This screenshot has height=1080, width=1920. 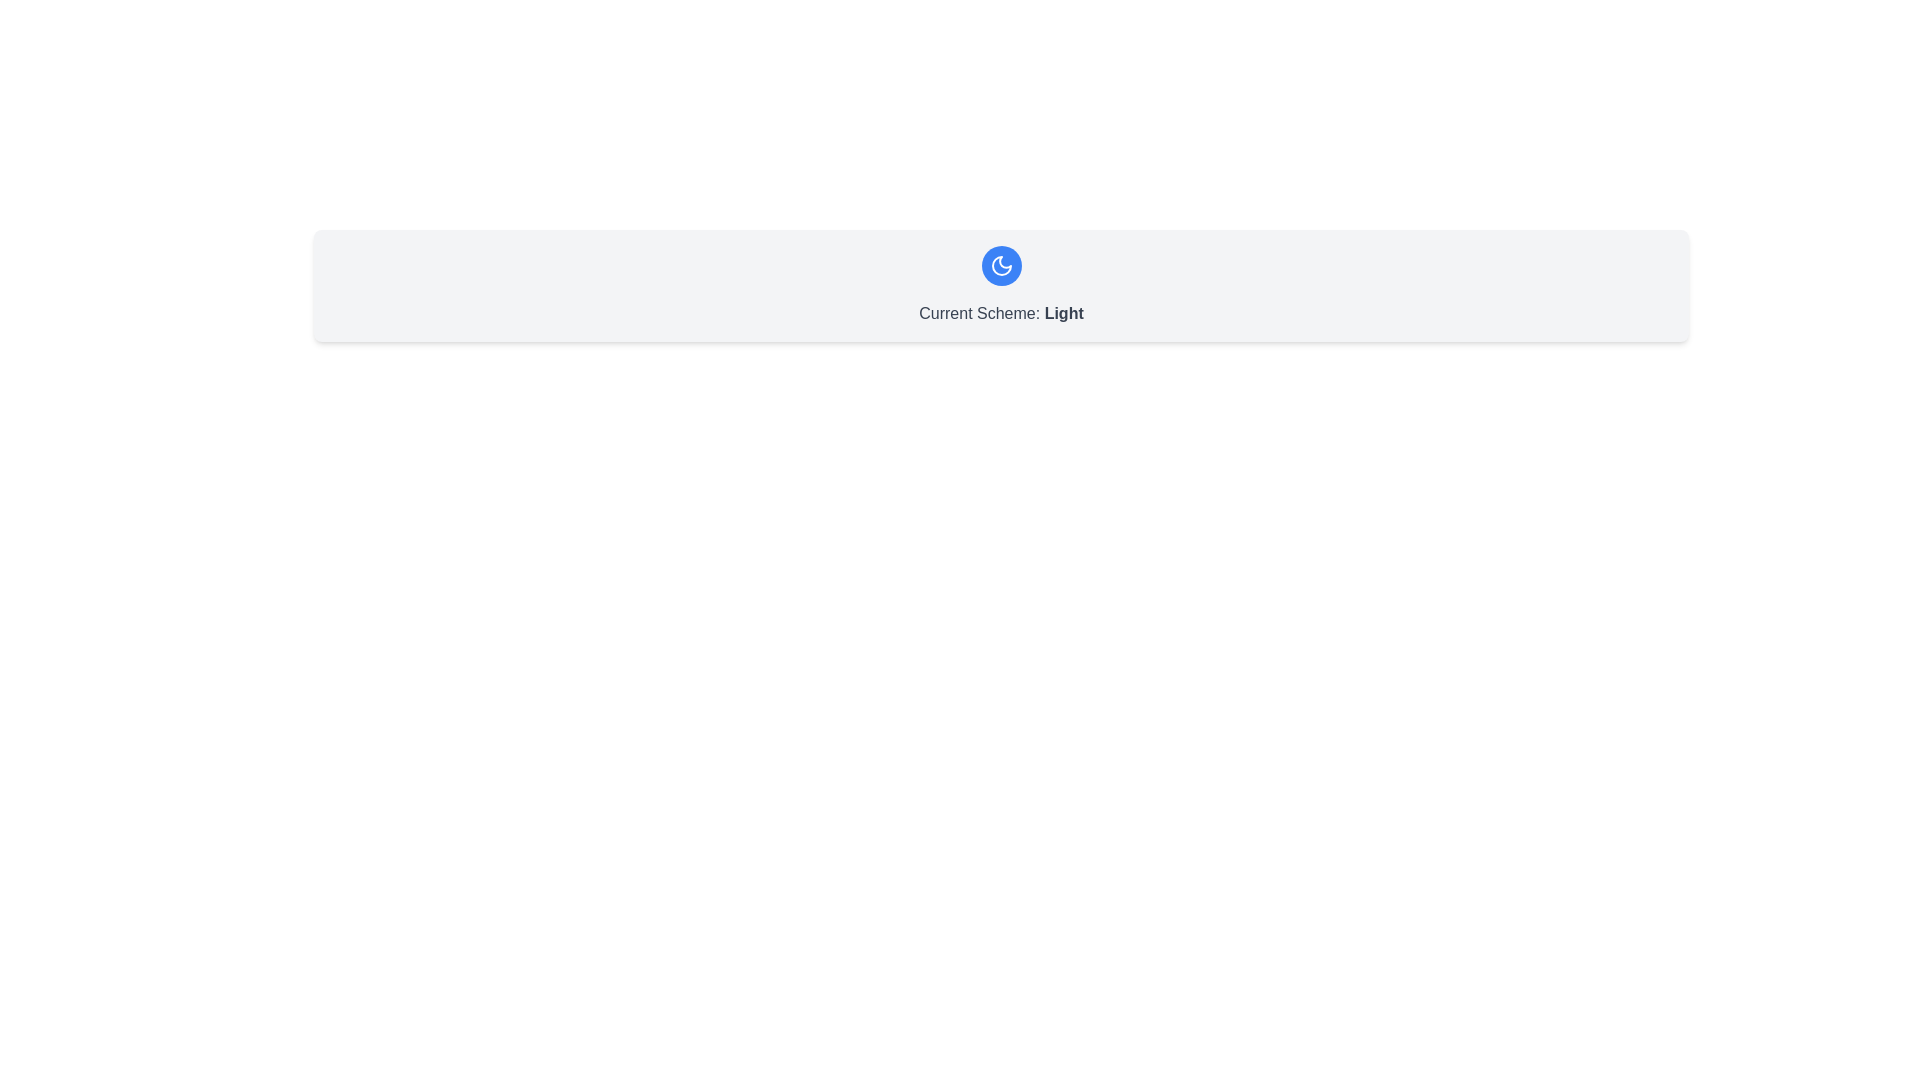 What do you see at coordinates (1001, 265) in the screenshot?
I see `the button that toggles between light and dark modes, indicated by its moon icon` at bounding box center [1001, 265].